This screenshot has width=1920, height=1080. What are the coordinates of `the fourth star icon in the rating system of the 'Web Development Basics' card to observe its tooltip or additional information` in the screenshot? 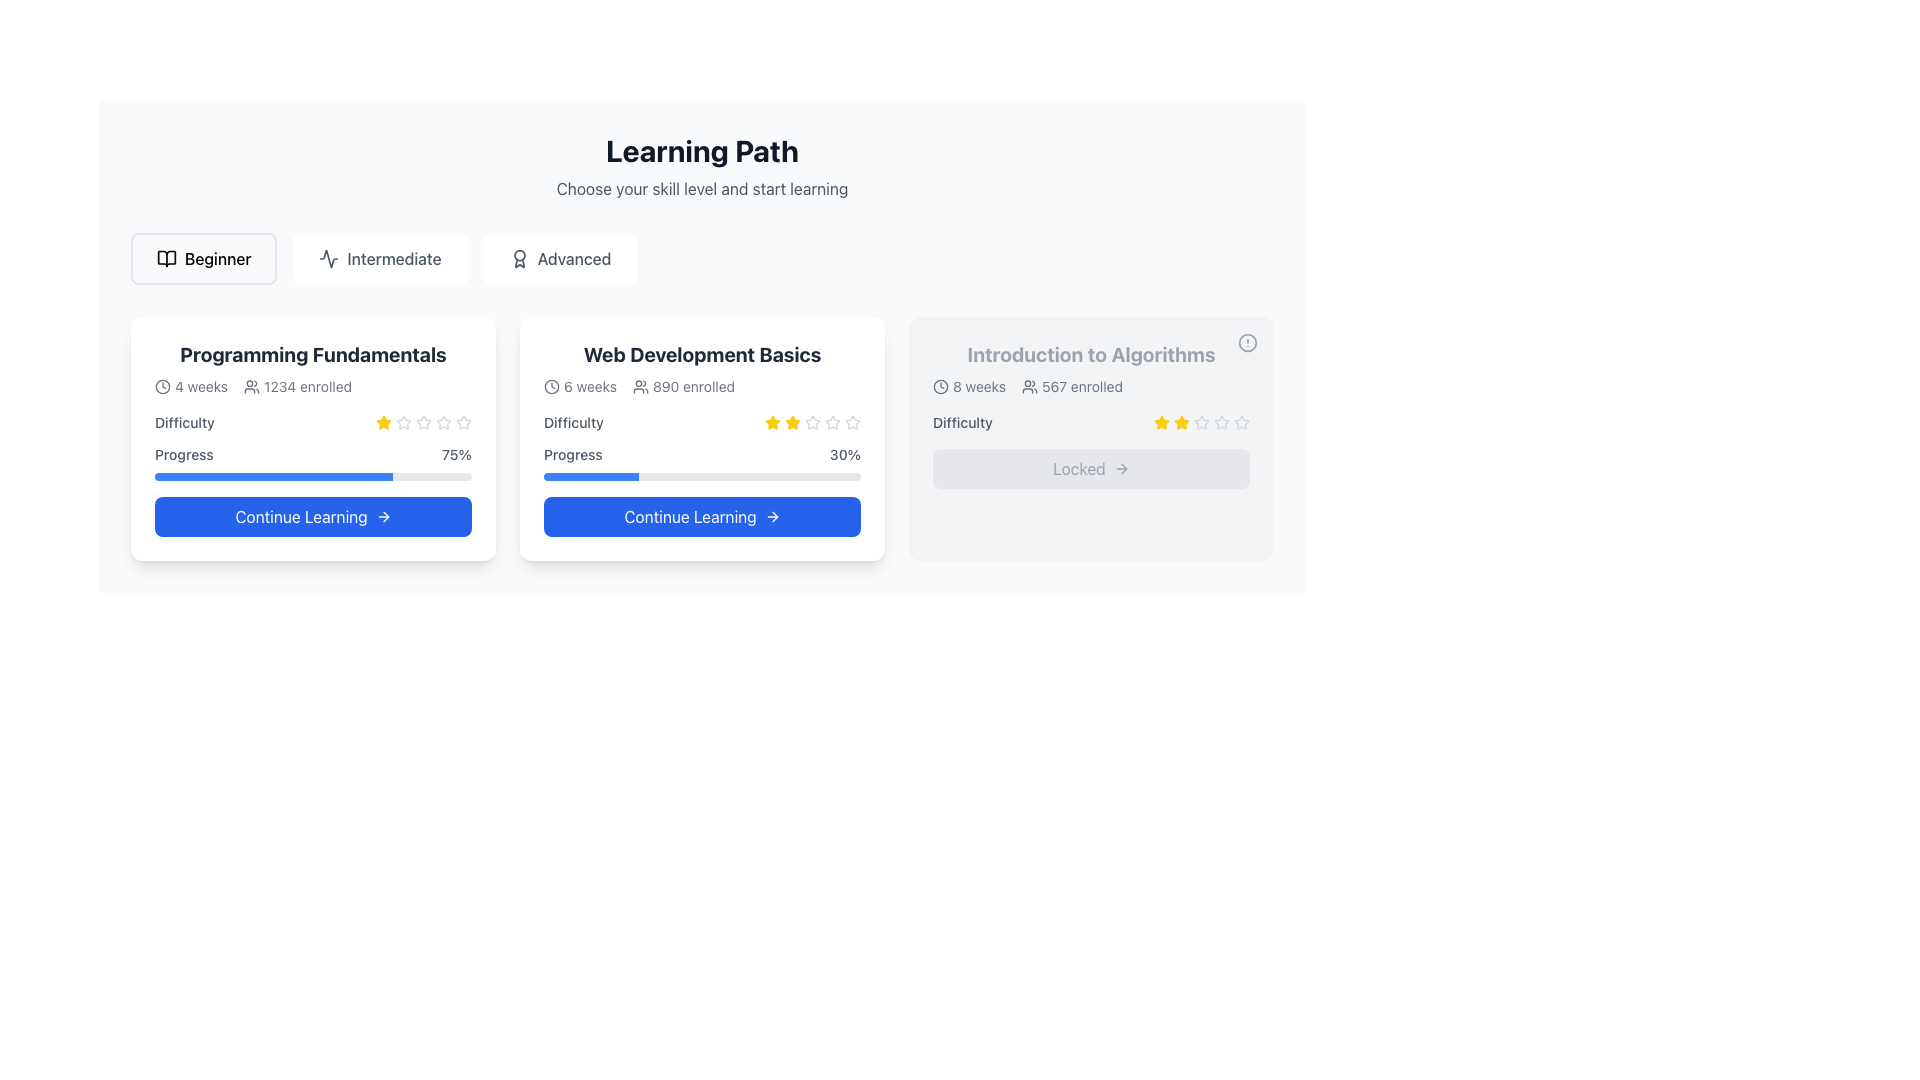 It's located at (812, 422).